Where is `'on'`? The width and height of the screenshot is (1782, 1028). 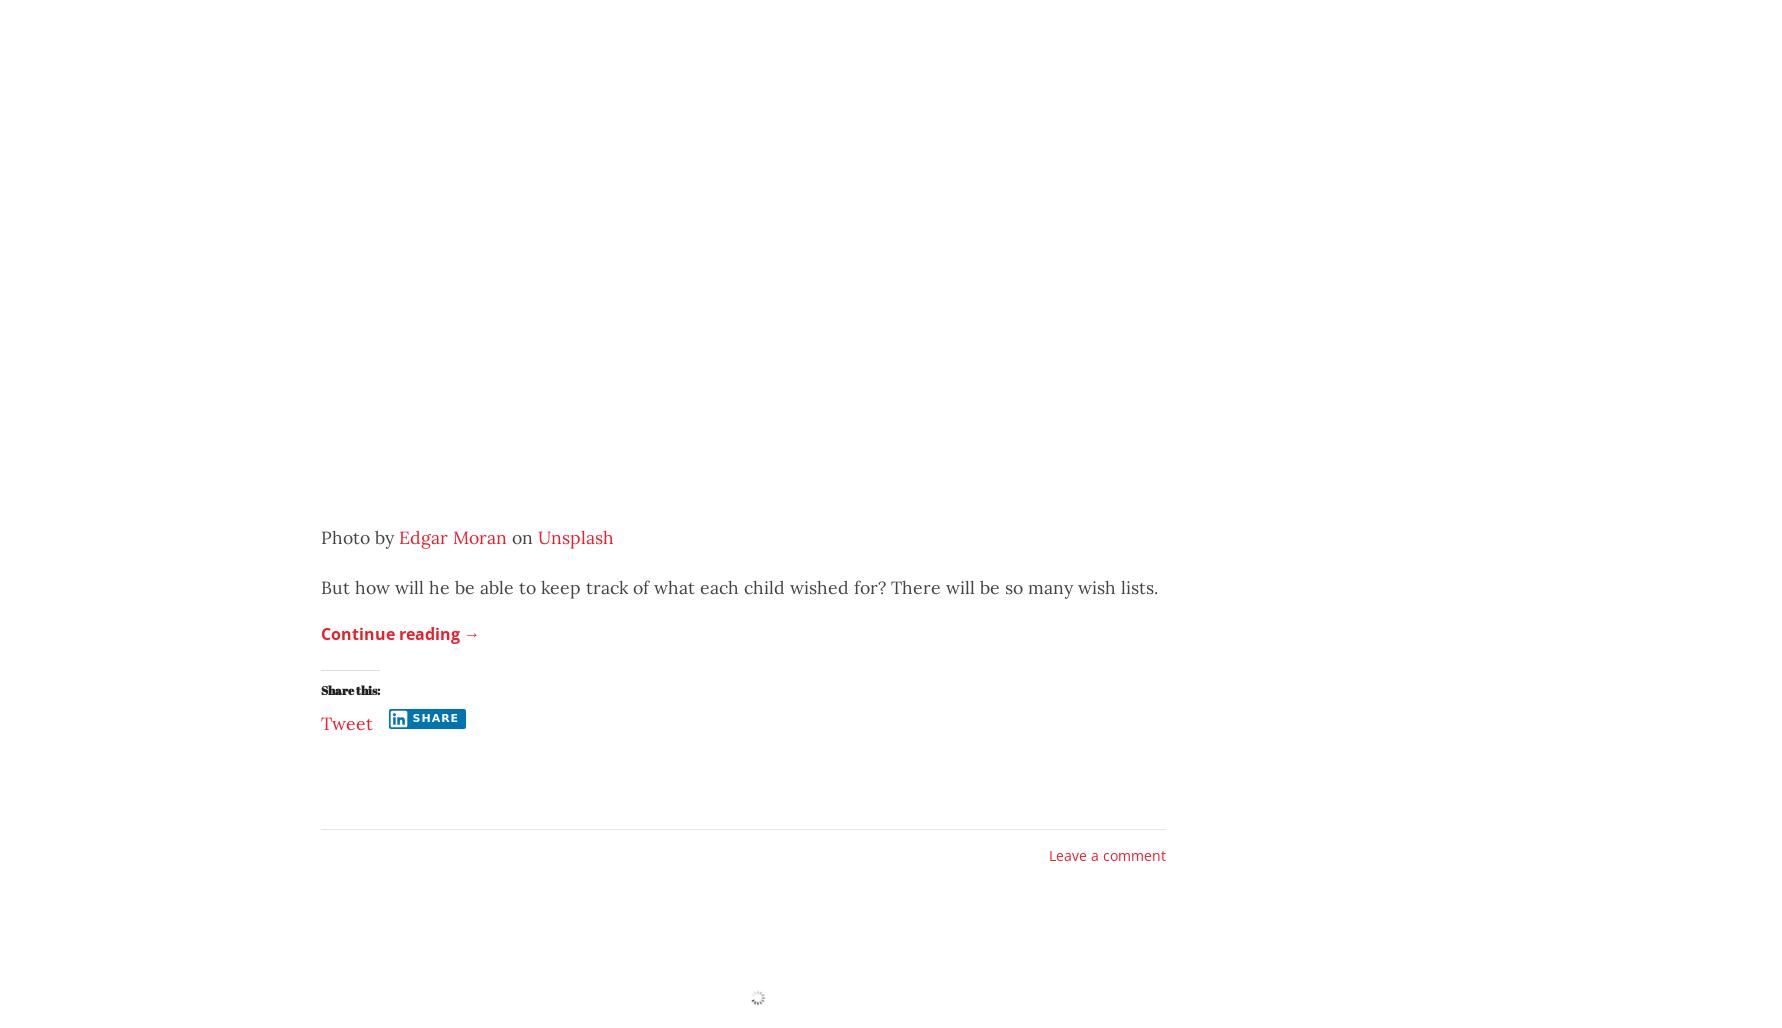
'on' is located at coordinates (505, 537).